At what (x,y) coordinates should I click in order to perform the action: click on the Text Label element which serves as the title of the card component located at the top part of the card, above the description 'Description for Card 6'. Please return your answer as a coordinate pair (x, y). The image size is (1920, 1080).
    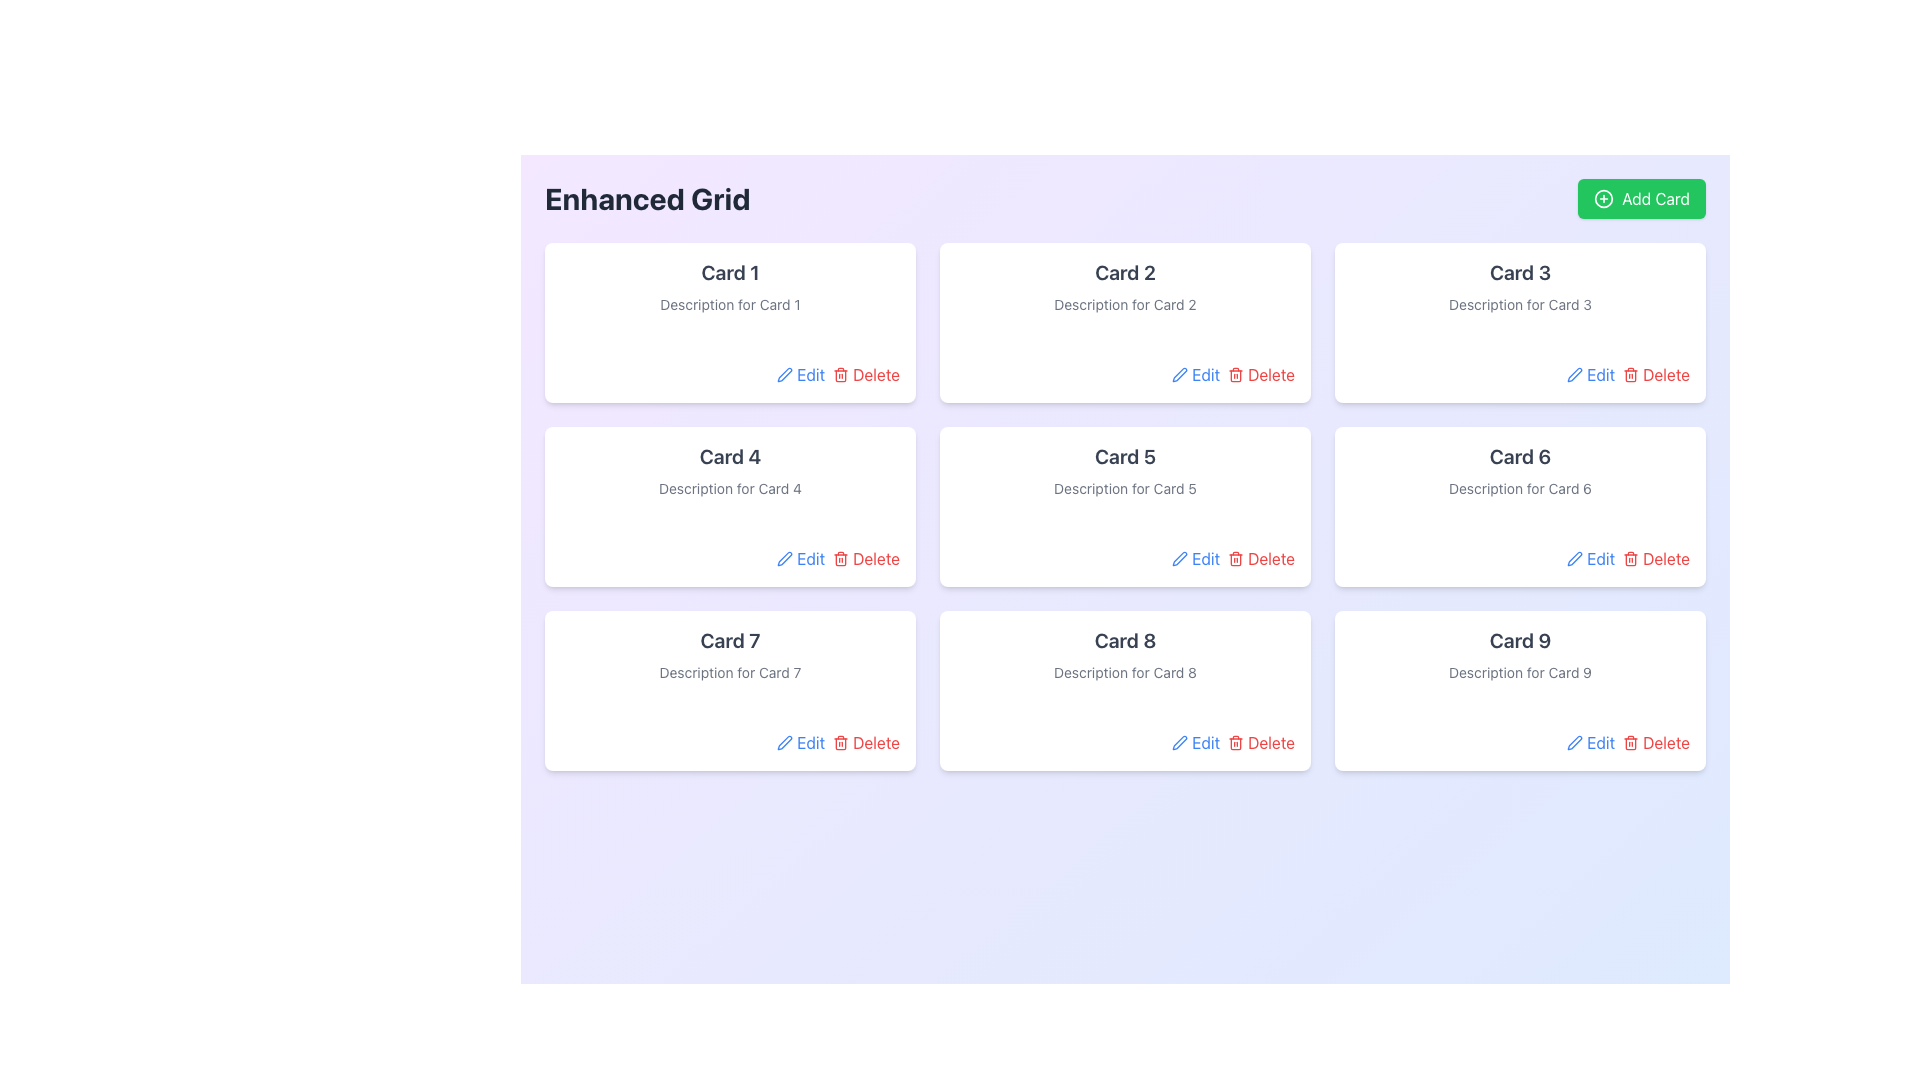
    Looking at the image, I should click on (1520, 456).